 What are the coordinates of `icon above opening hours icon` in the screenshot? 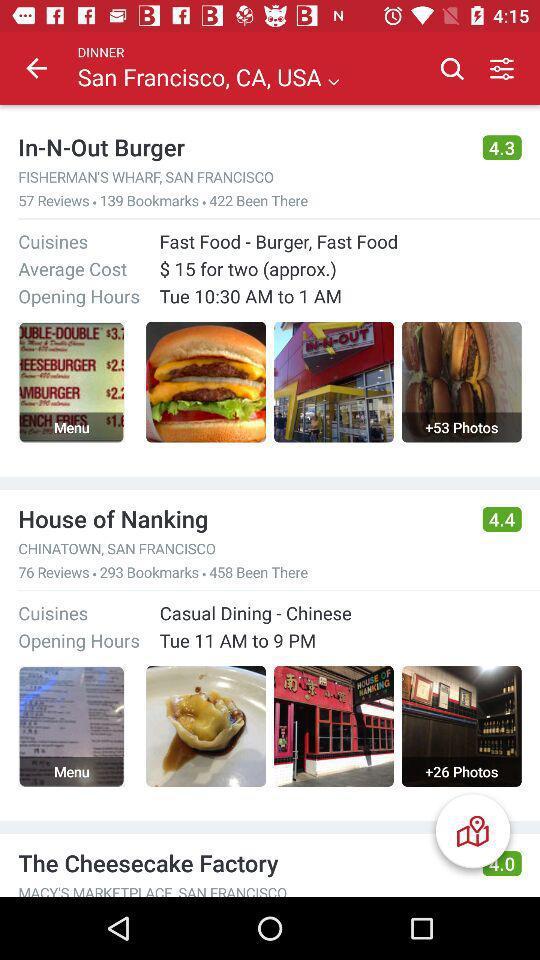 It's located at (71, 267).